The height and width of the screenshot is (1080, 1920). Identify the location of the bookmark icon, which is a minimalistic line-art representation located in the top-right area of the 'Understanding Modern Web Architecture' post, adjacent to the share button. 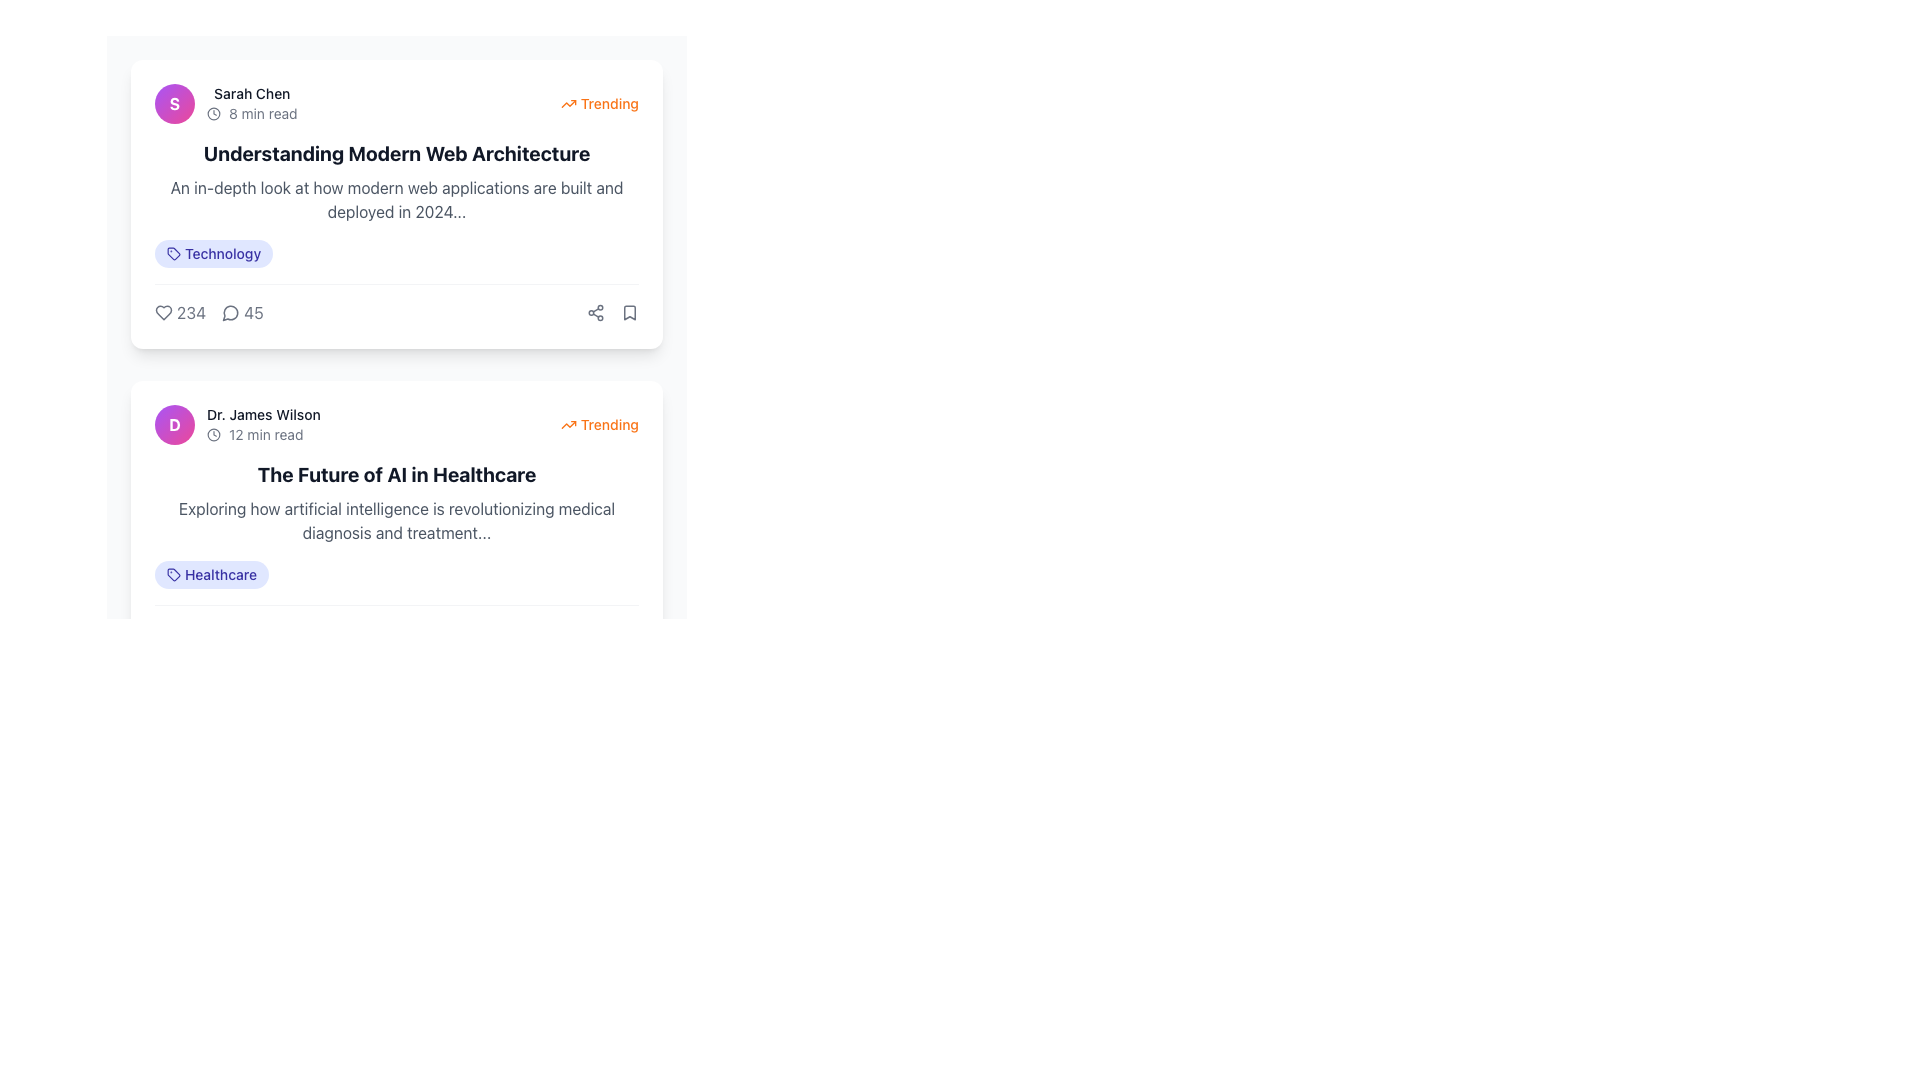
(628, 312).